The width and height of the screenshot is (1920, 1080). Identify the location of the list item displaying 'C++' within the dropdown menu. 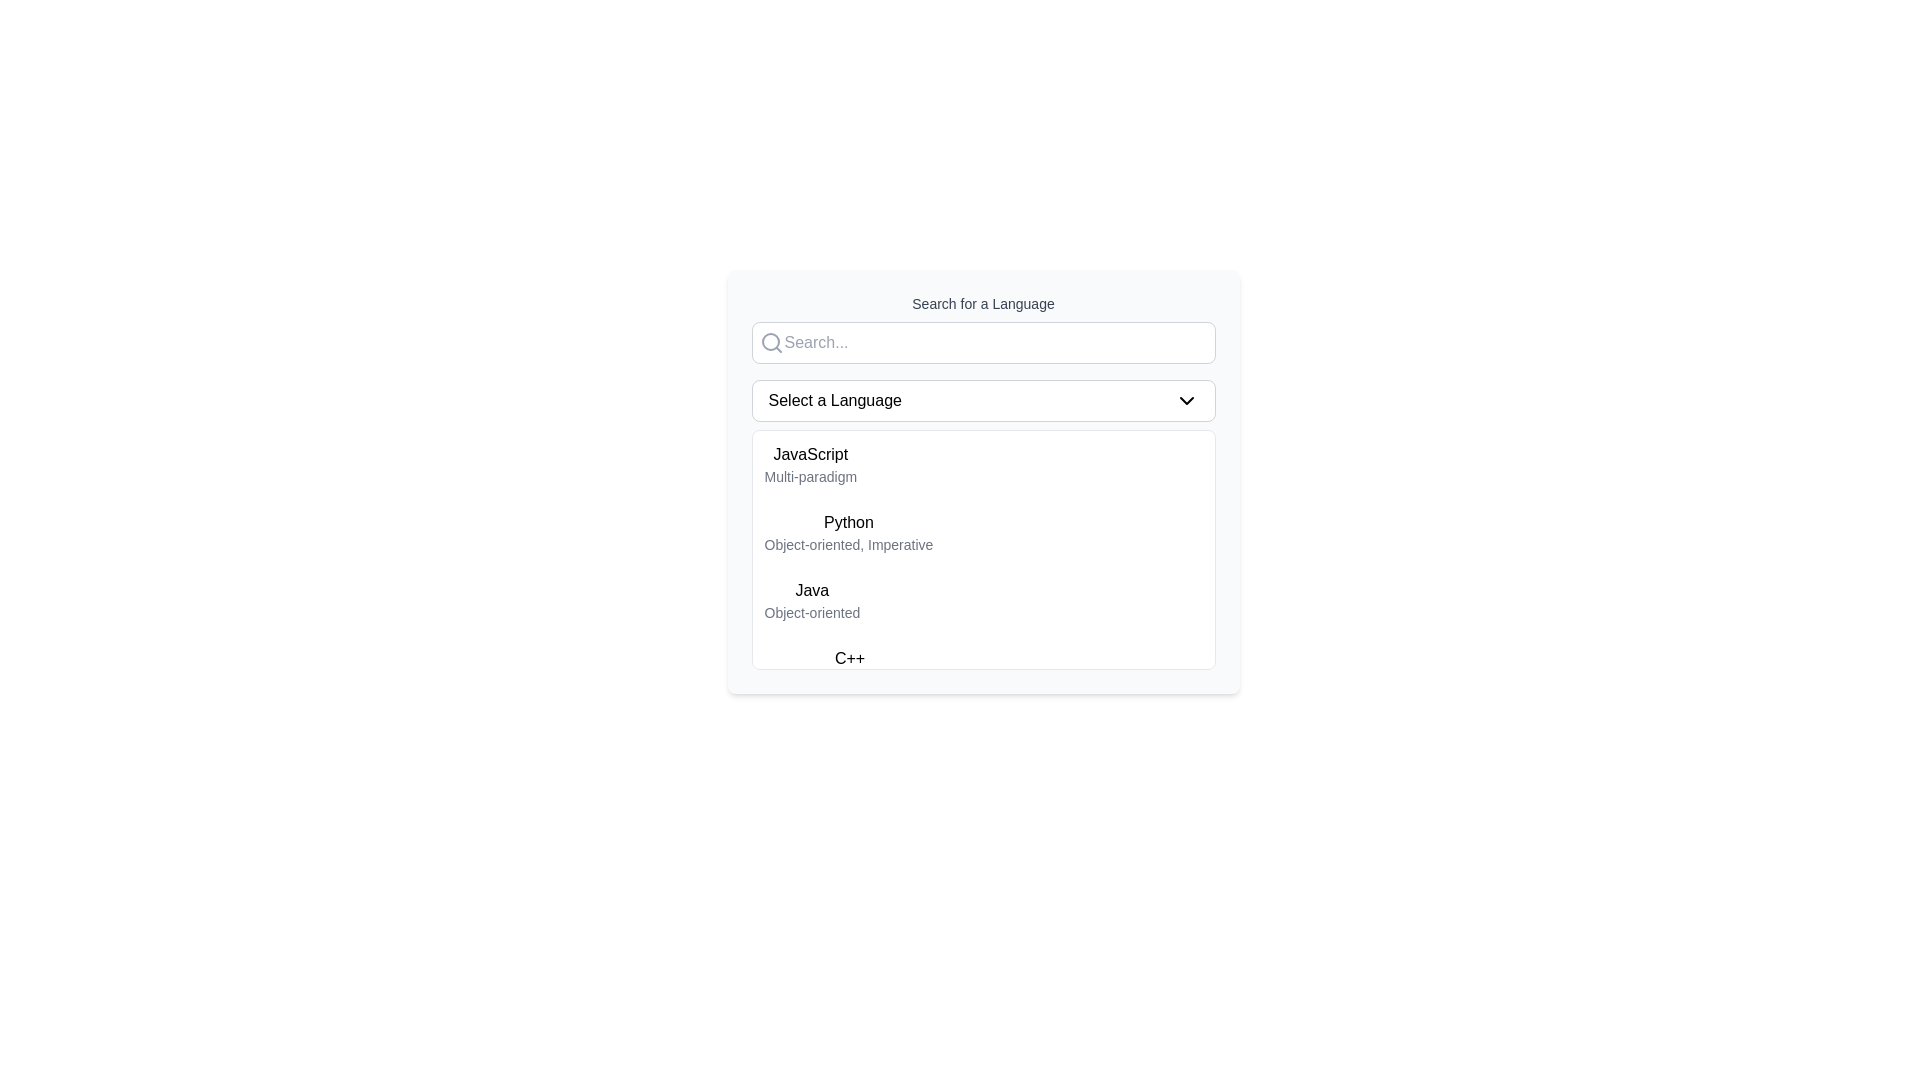
(983, 668).